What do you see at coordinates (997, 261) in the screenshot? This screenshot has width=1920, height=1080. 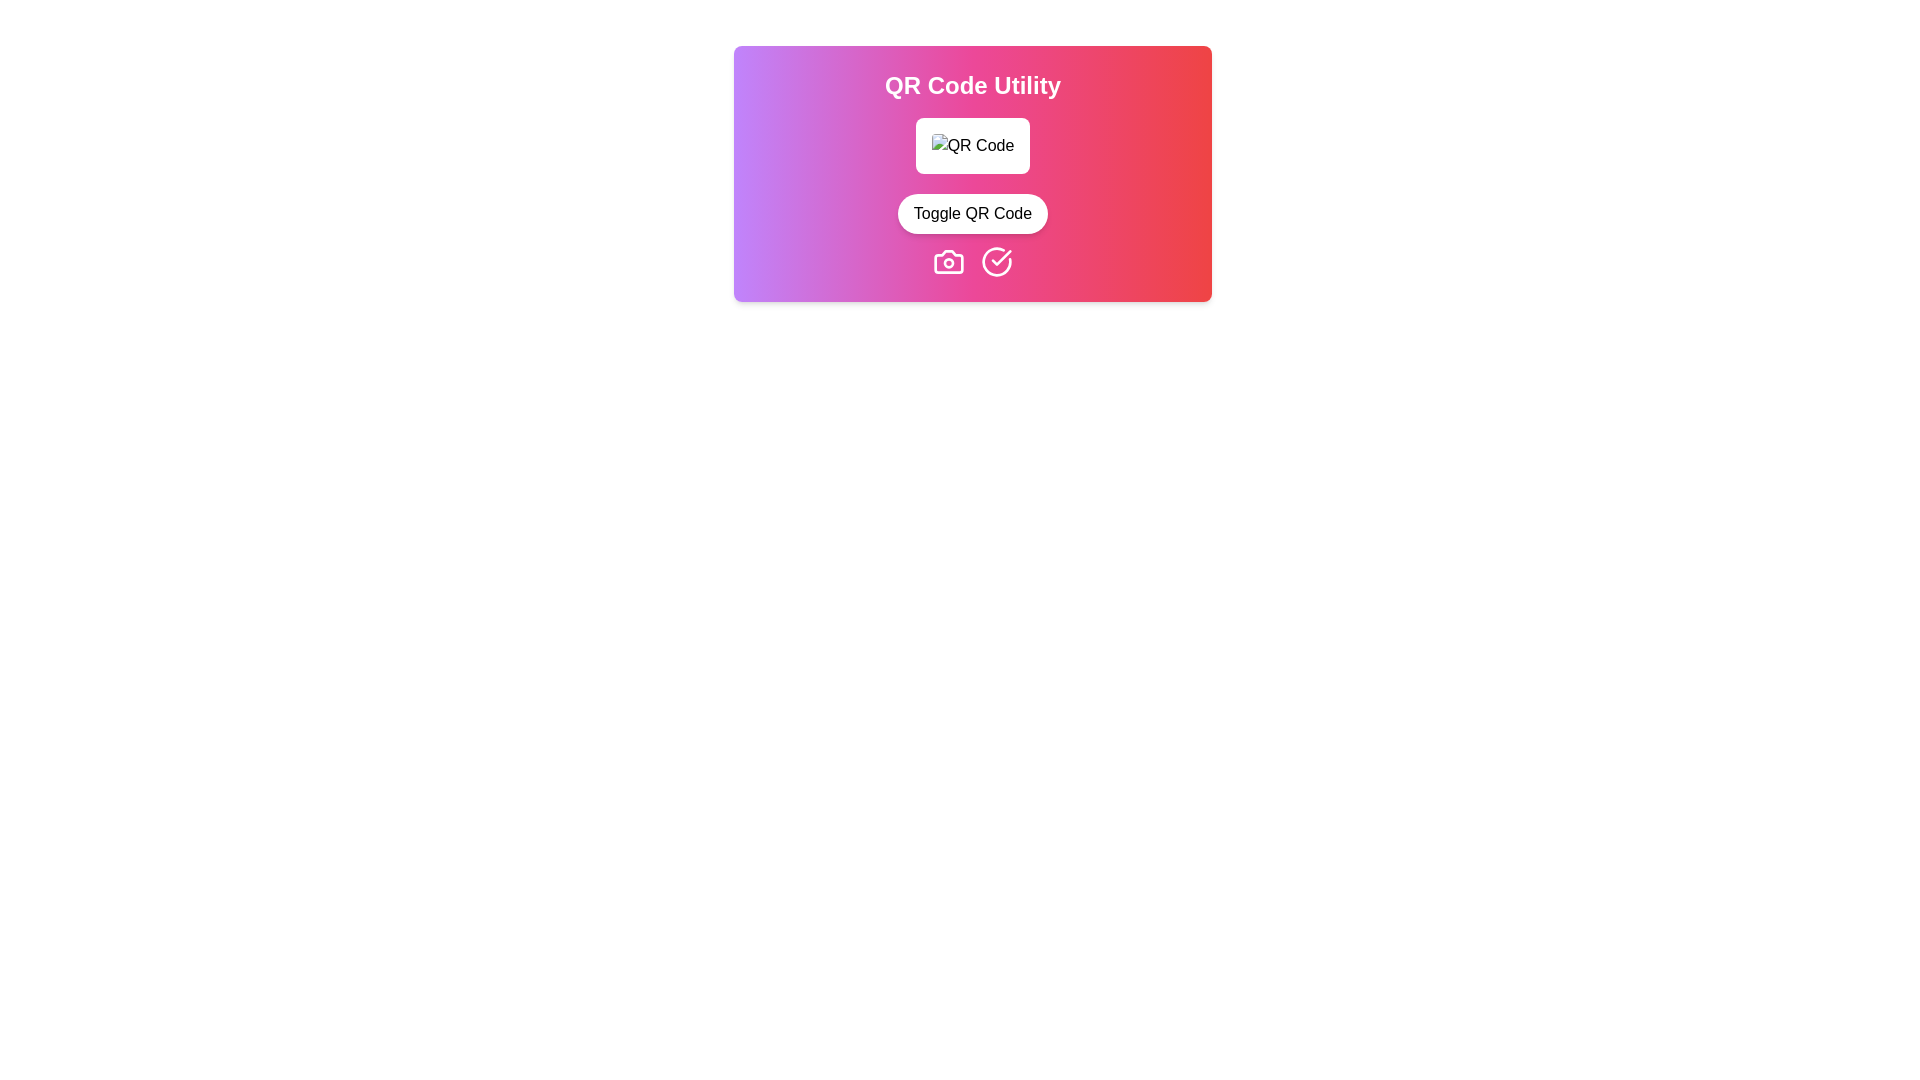 I see `the confirmation icon located towards the bottom right of the 'QR Code Utility' panel, which is adjacent to the camera icon` at bounding box center [997, 261].